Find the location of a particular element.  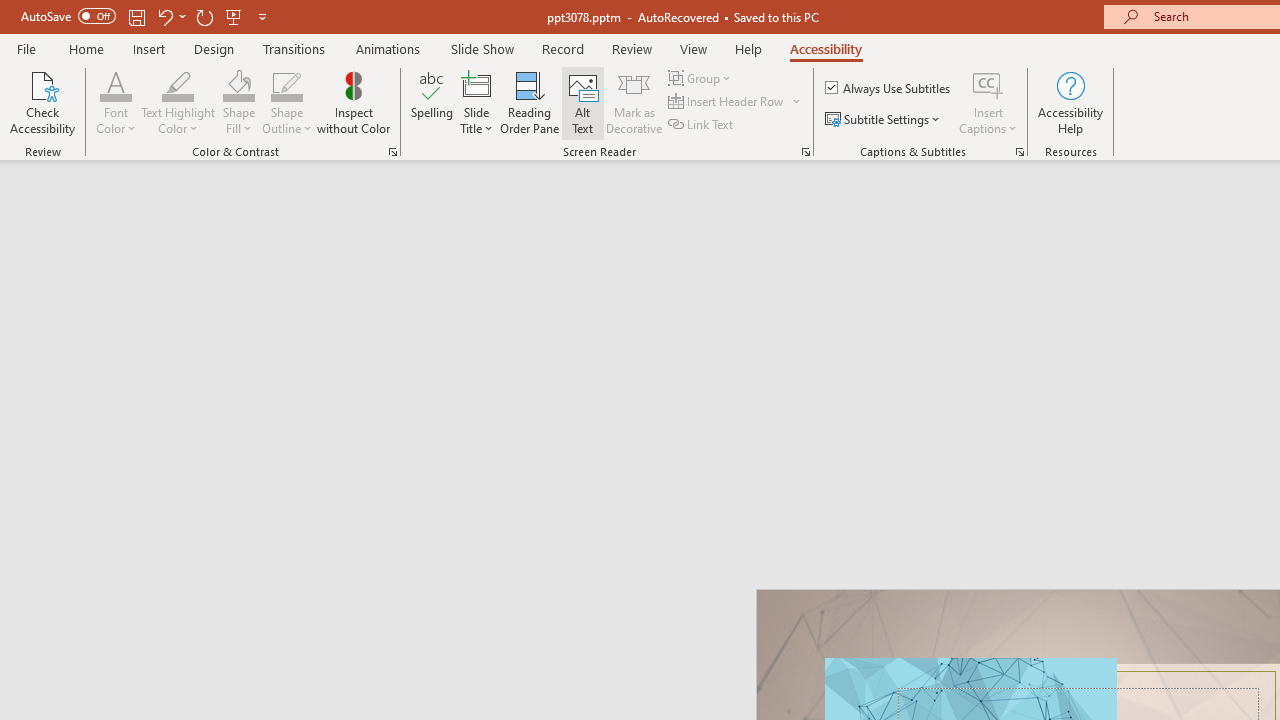

'Captions & Subtitles' is located at coordinates (1020, 150).